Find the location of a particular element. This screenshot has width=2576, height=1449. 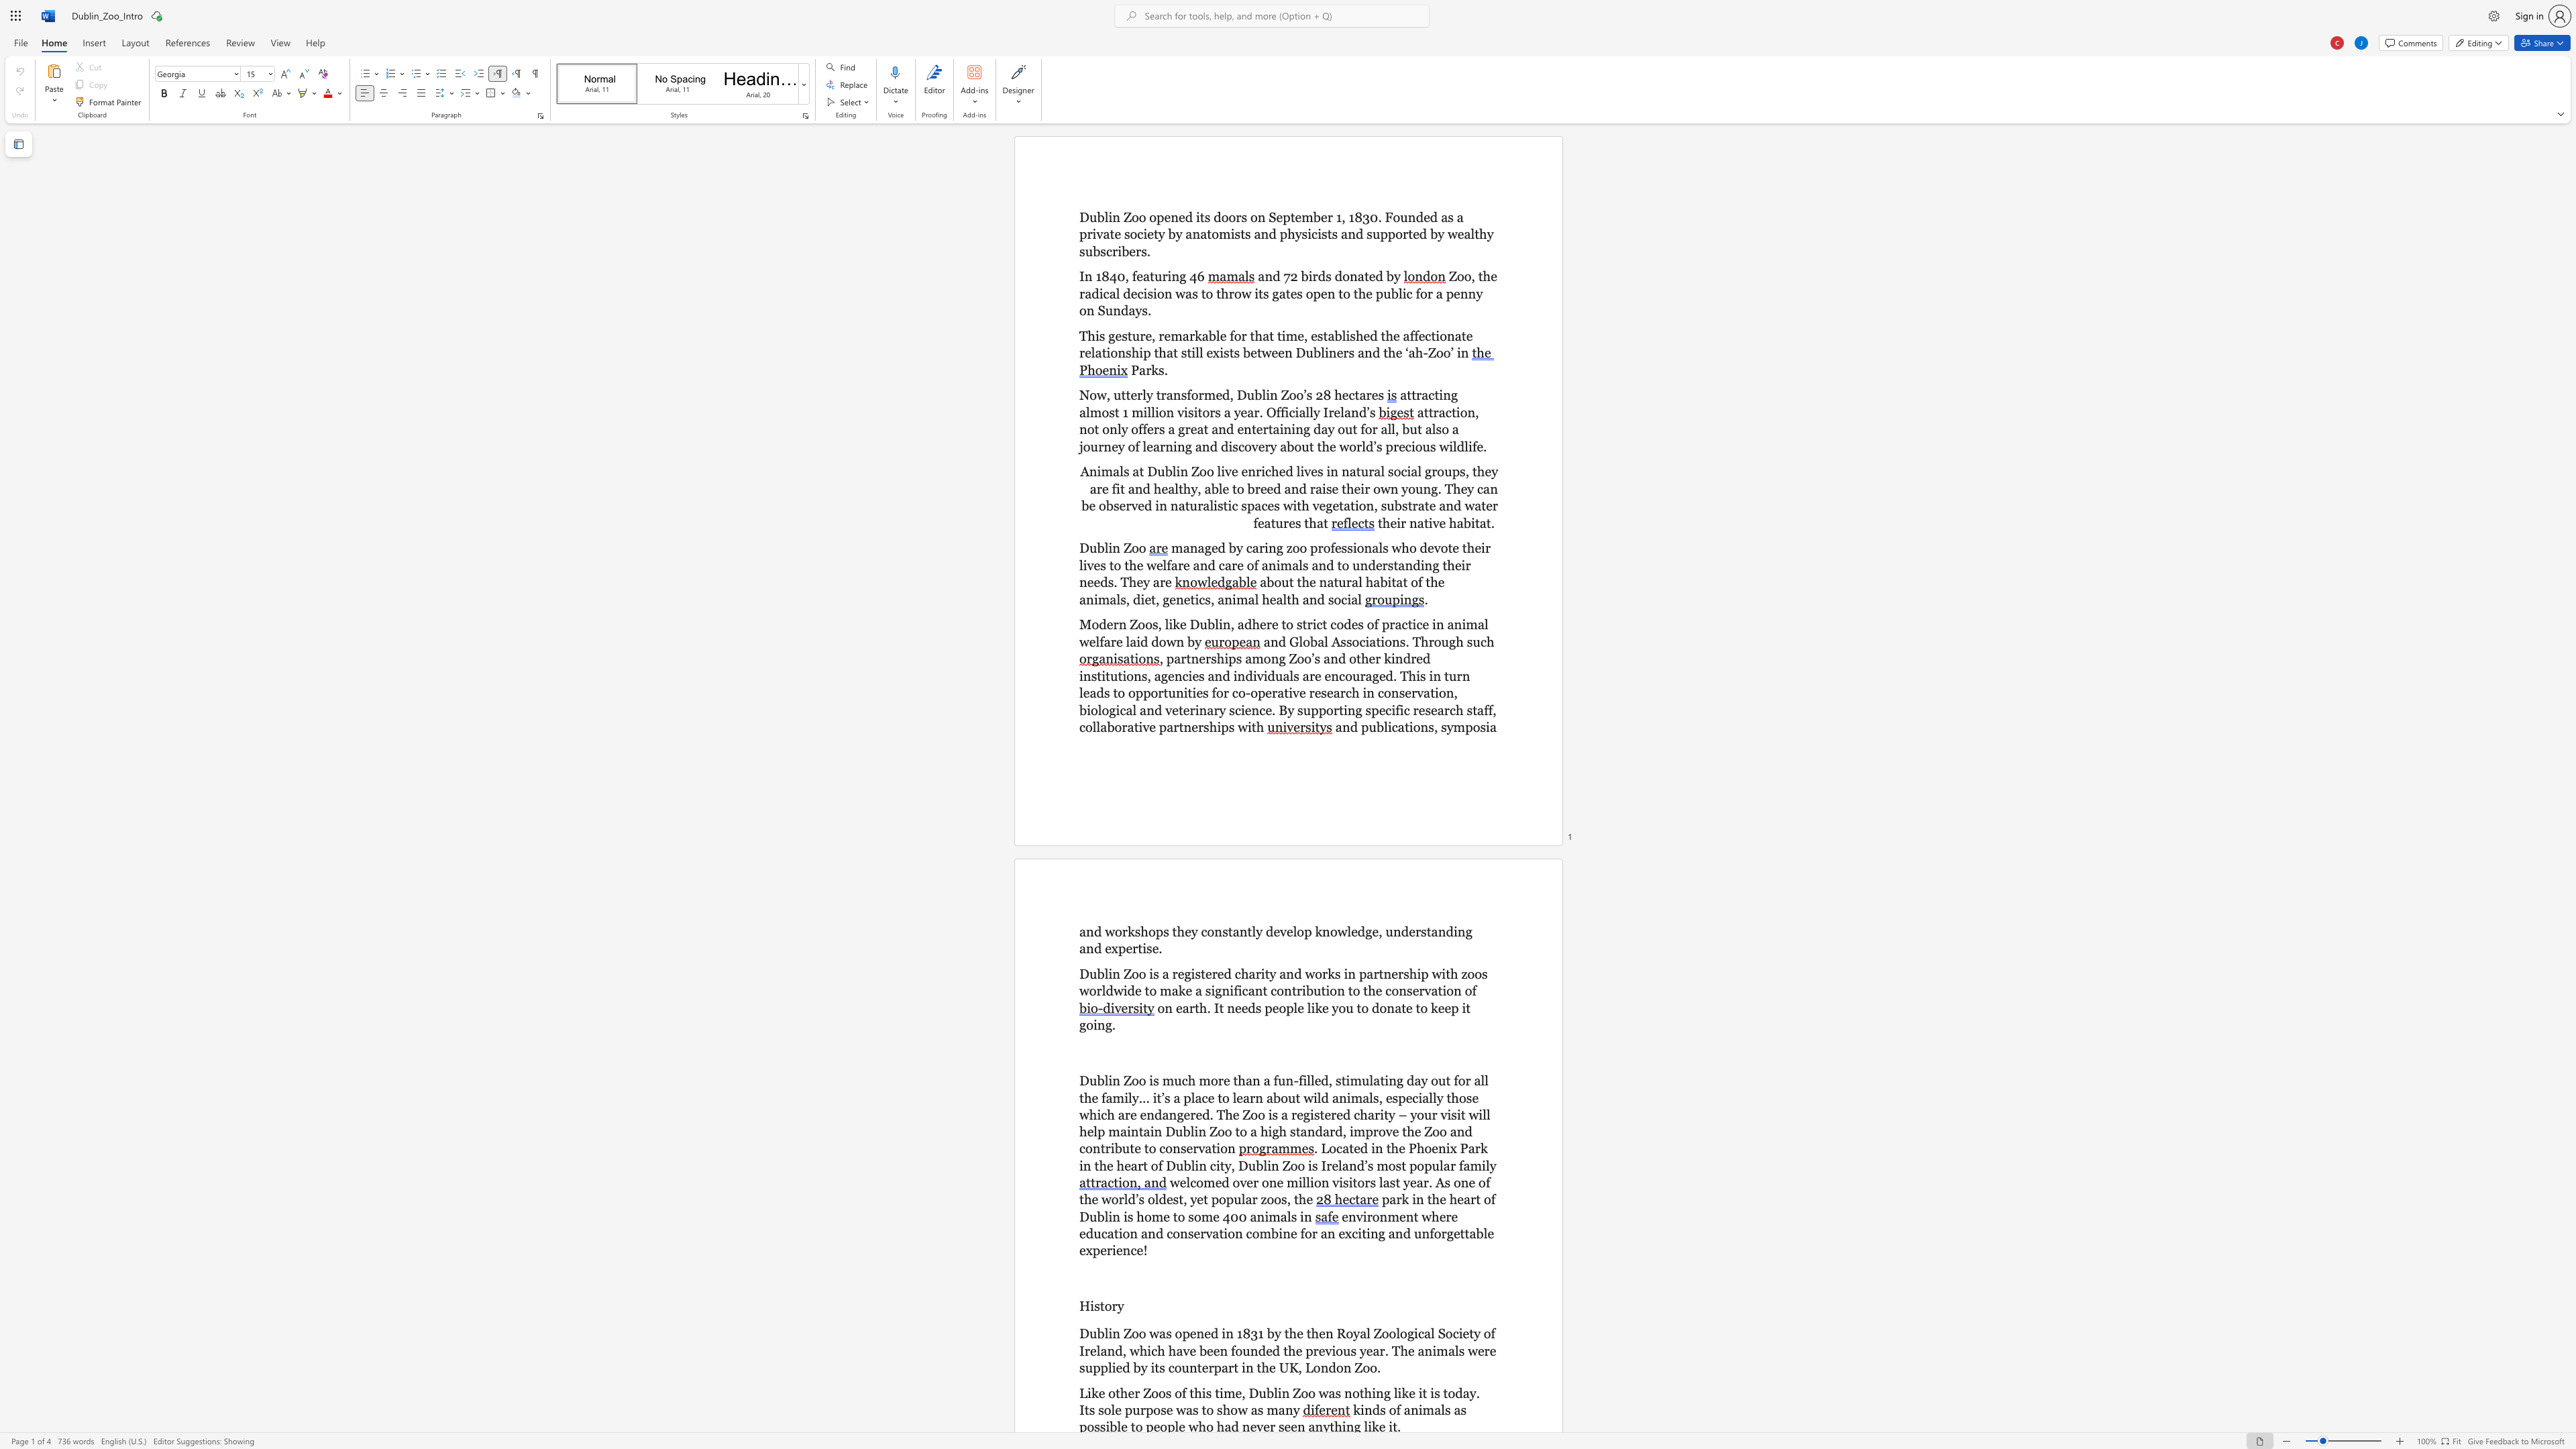

the subset text "eople like you to donate t" within the text "on earth. It needs people like you to donate to keep it going." is located at coordinates (1271, 1006).